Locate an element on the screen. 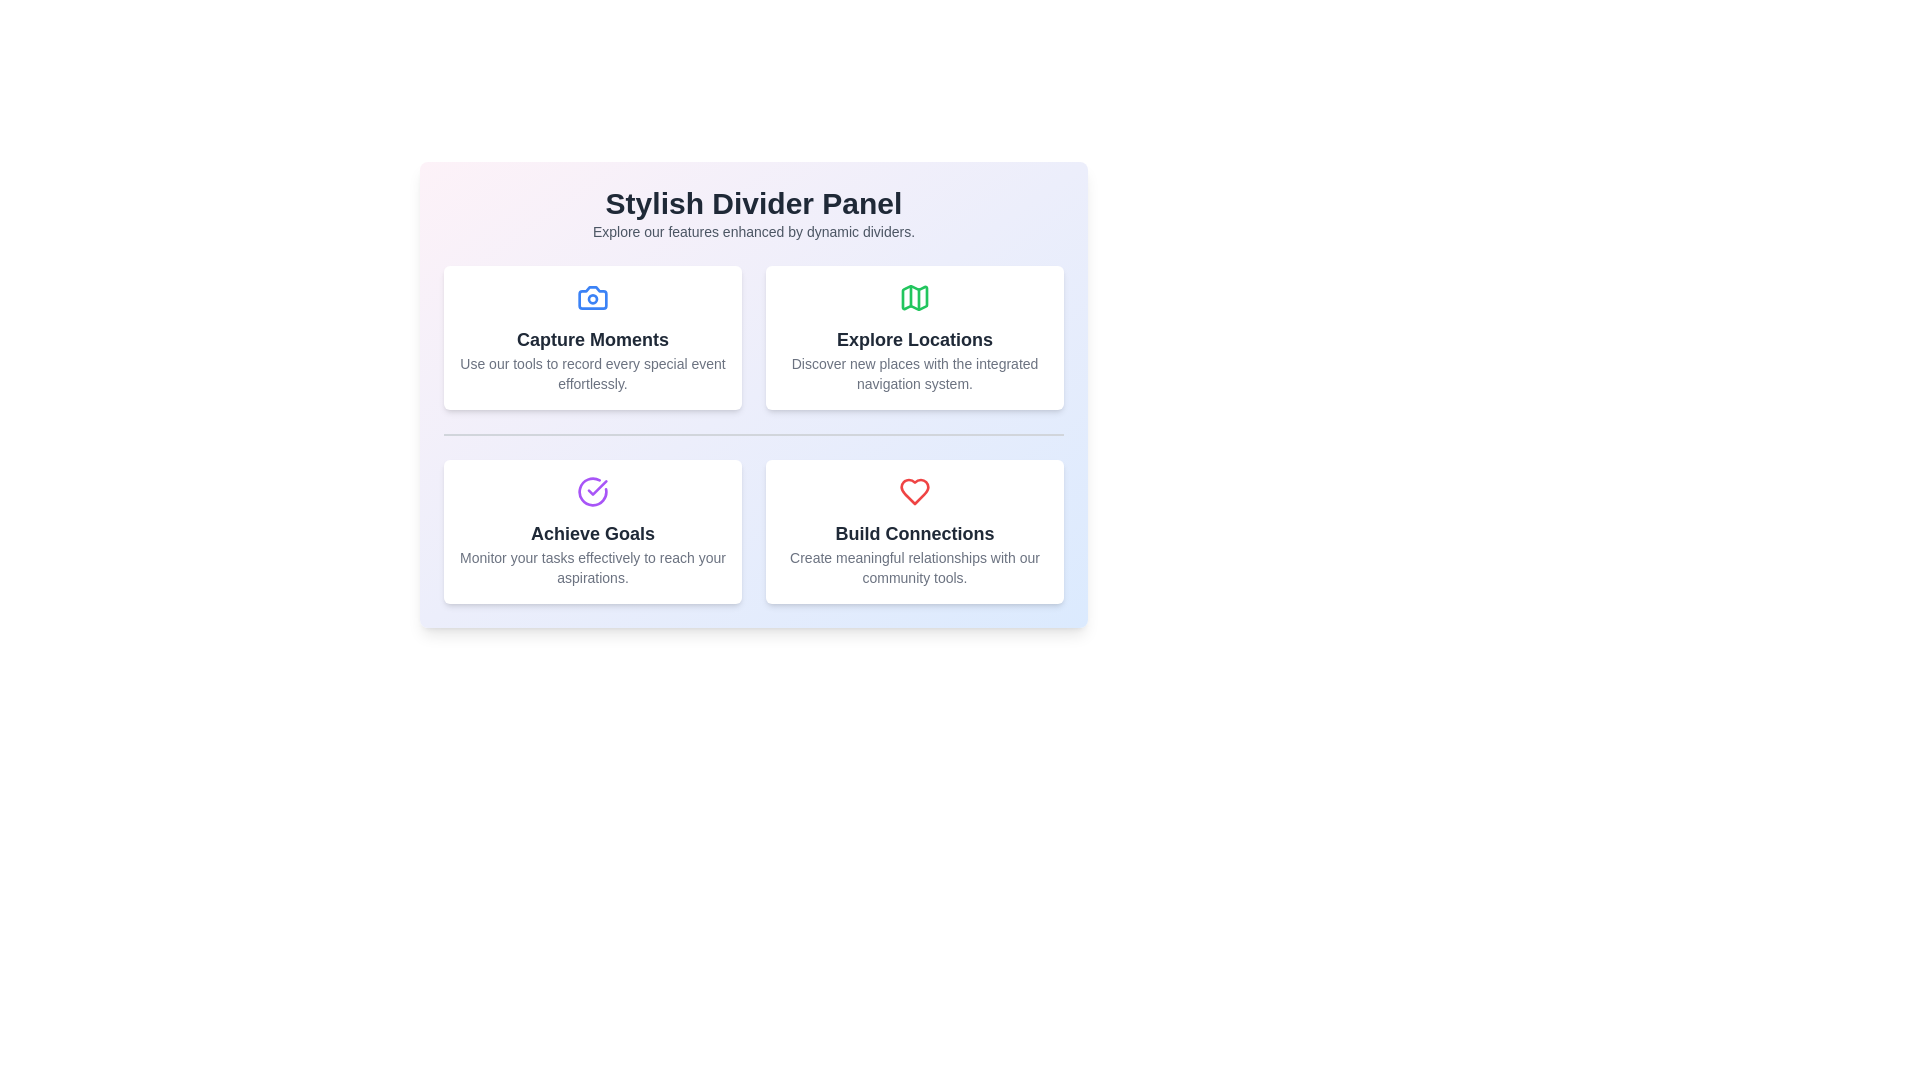 The width and height of the screenshot is (1920, 1080). the decorative icon representing the card's theme, positioned at the top-left quadrant above the 'Capture Moments' title is located at coordinates (592, 297).